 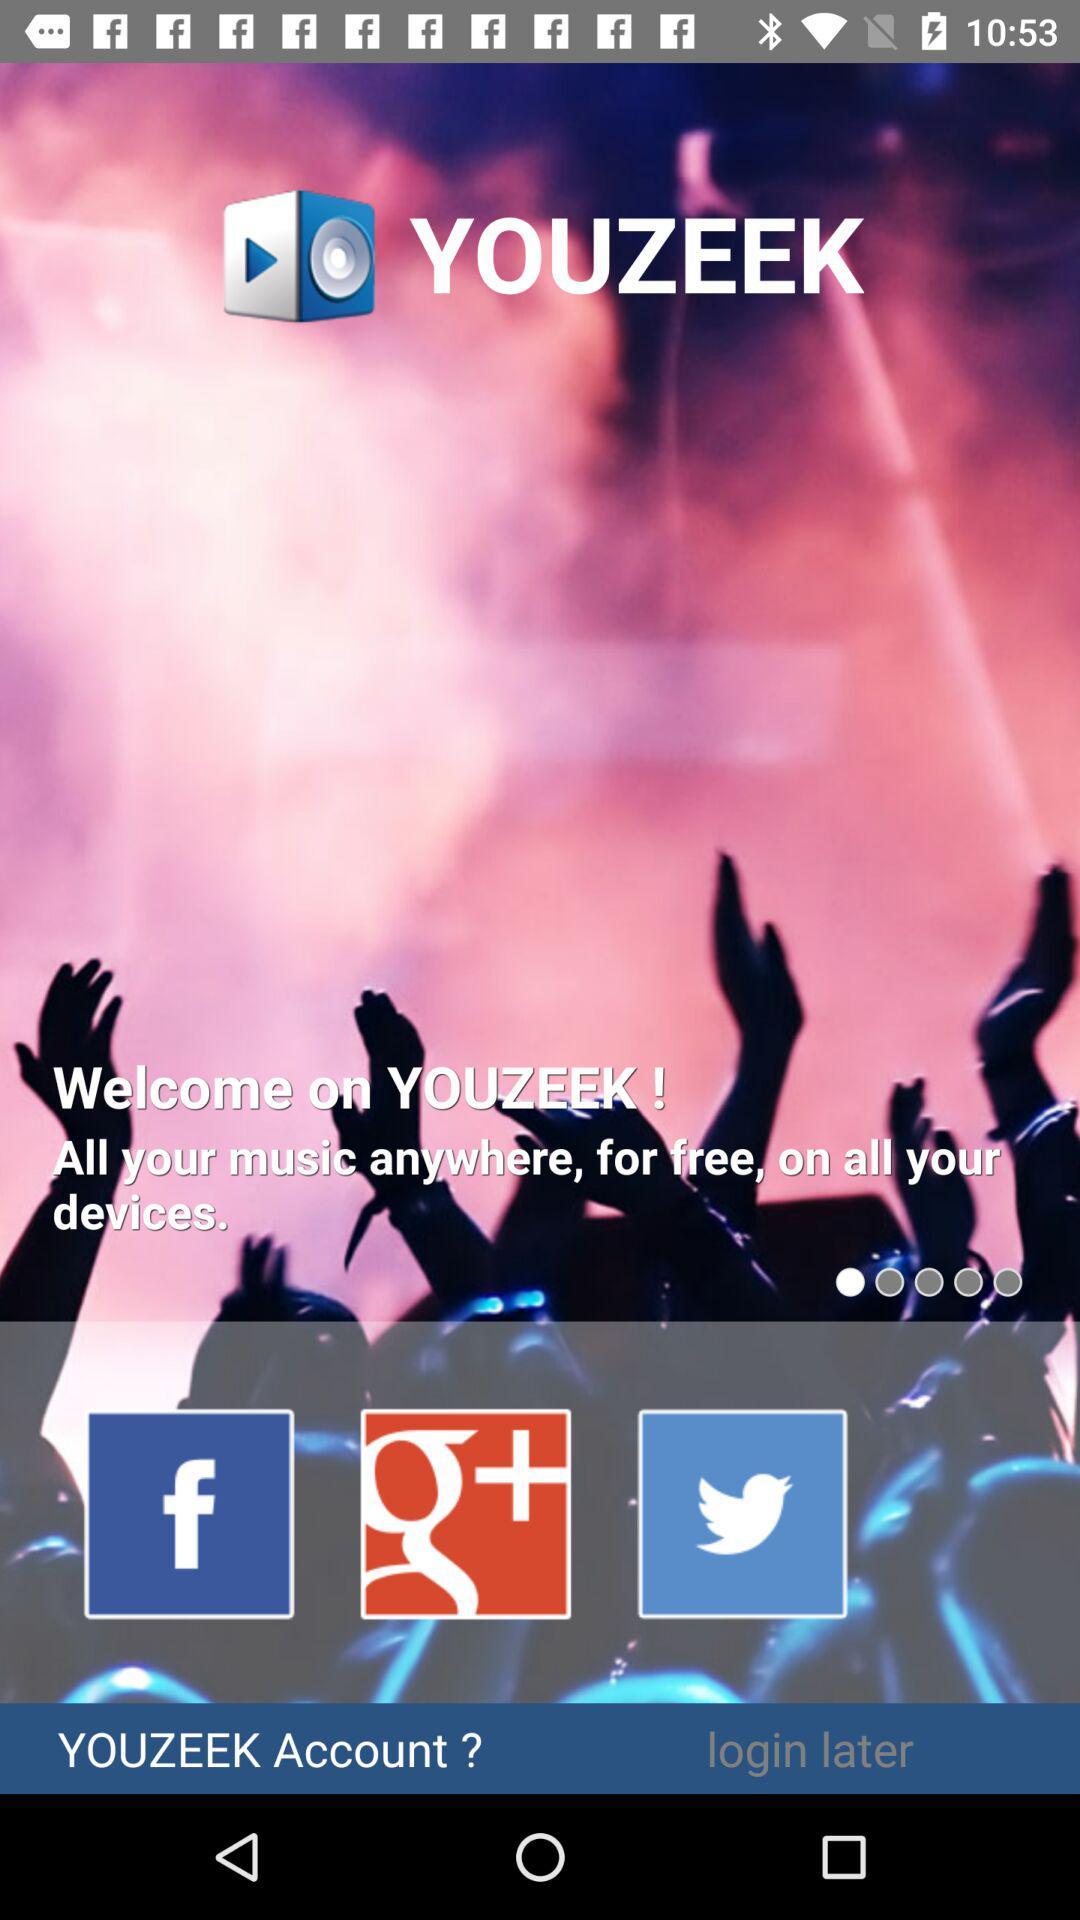 I want to click on item below all your music icon, so click(x=190, y=1512).